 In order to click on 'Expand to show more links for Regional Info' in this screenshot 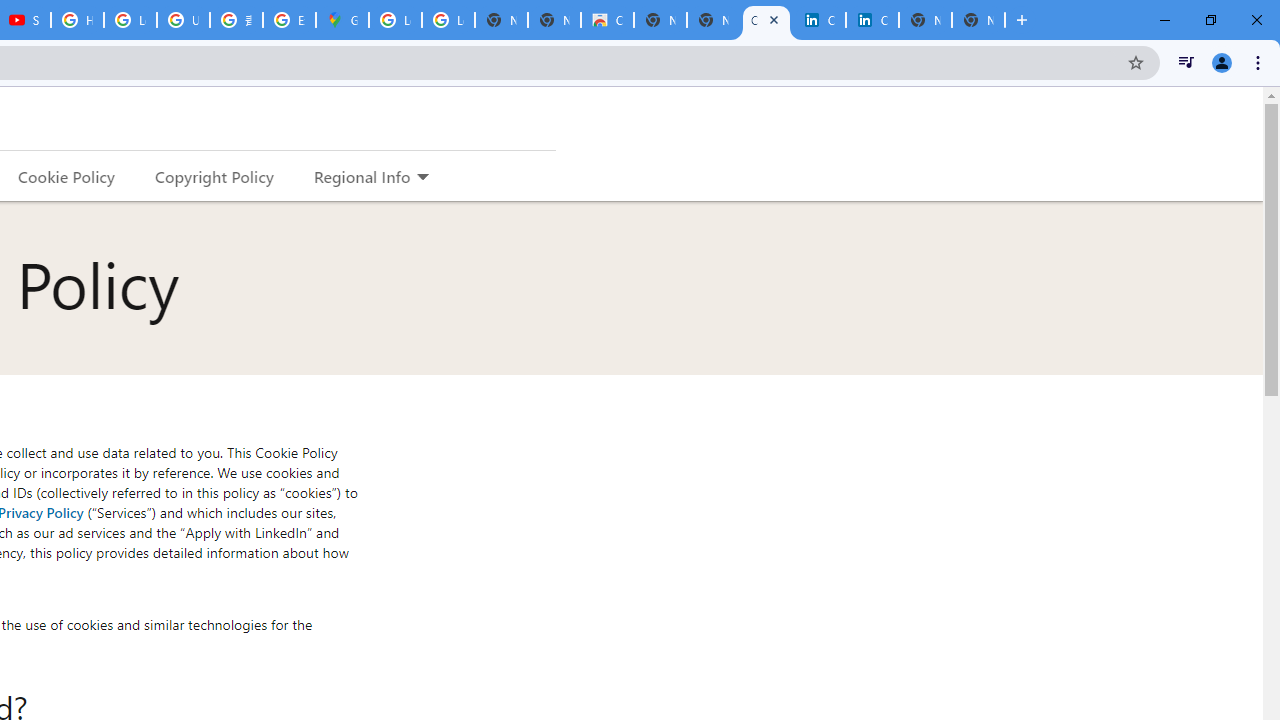, I will do `click(421, 177)`.